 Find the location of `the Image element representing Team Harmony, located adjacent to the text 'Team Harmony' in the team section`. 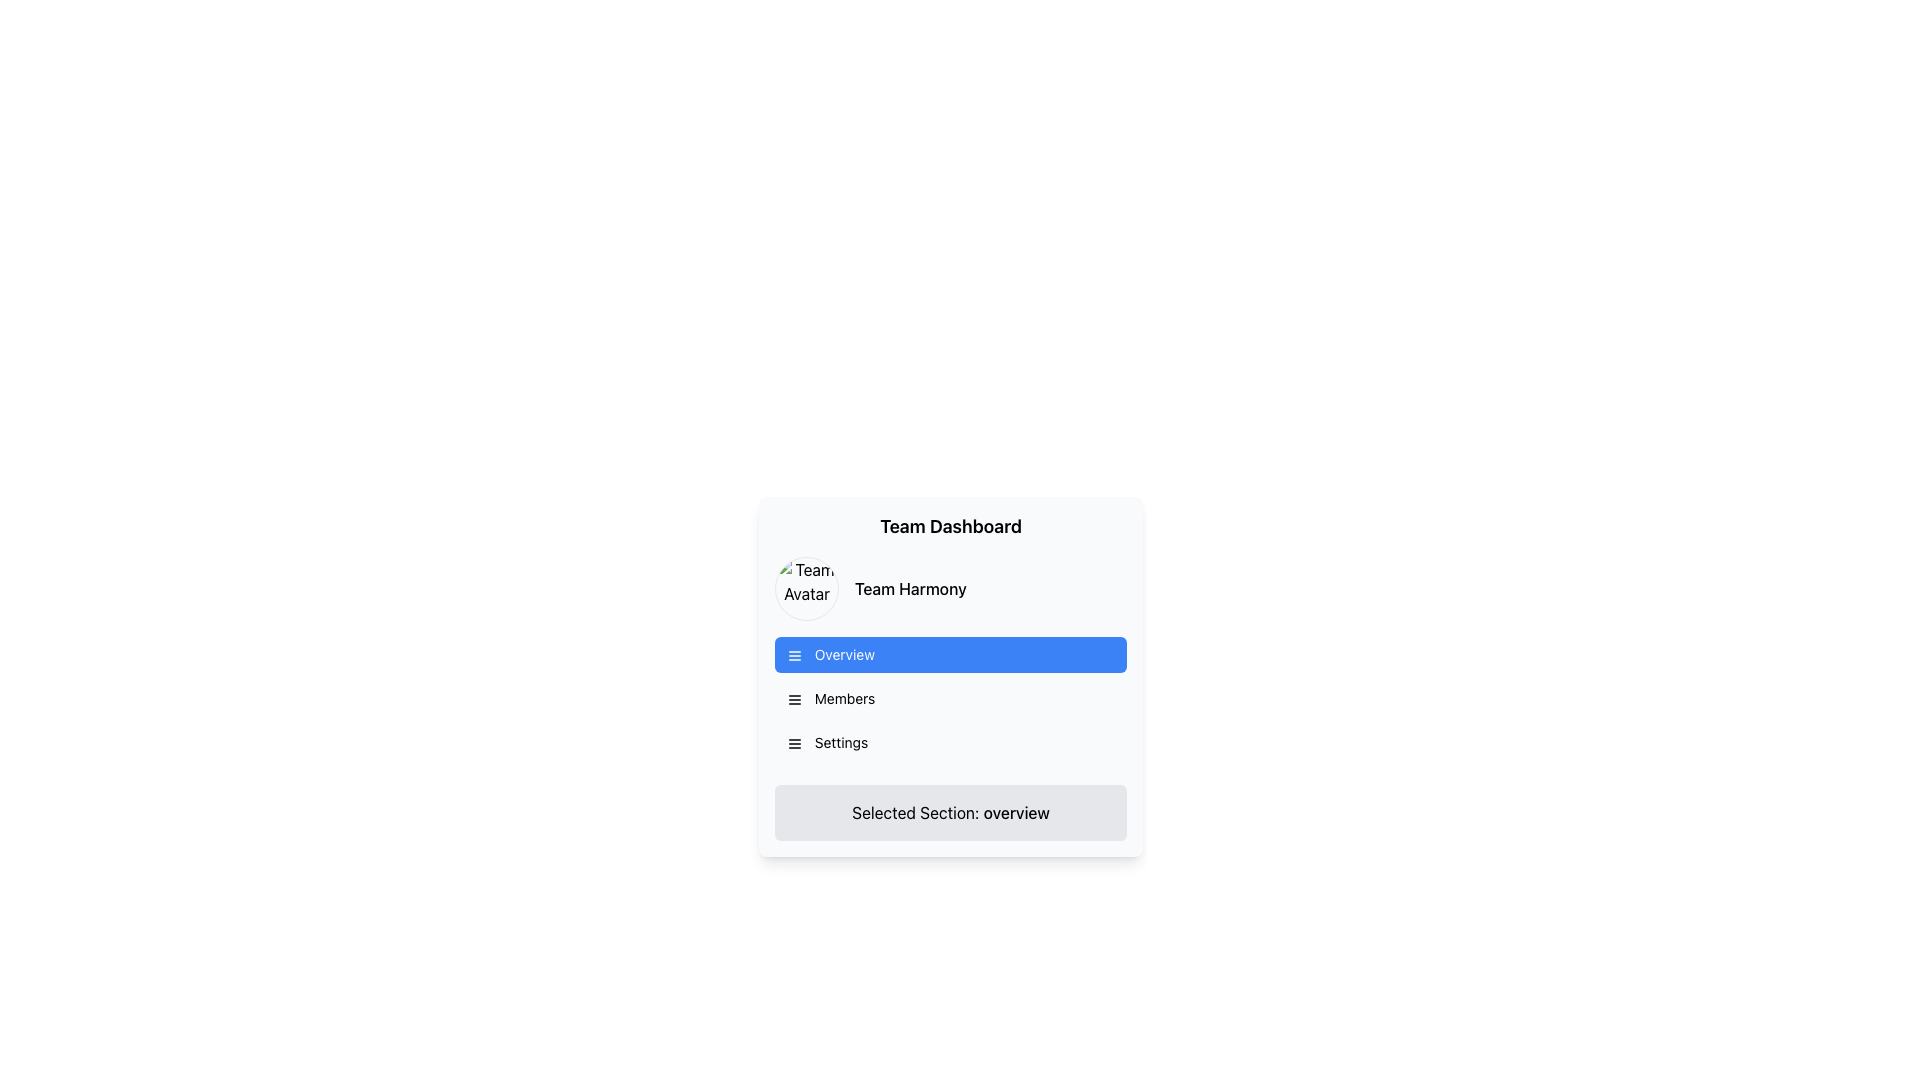

the Image element representing Team Harmony, located adjacent to the text 'Team Harmony' in the team section is located at coordinates (806, 588).